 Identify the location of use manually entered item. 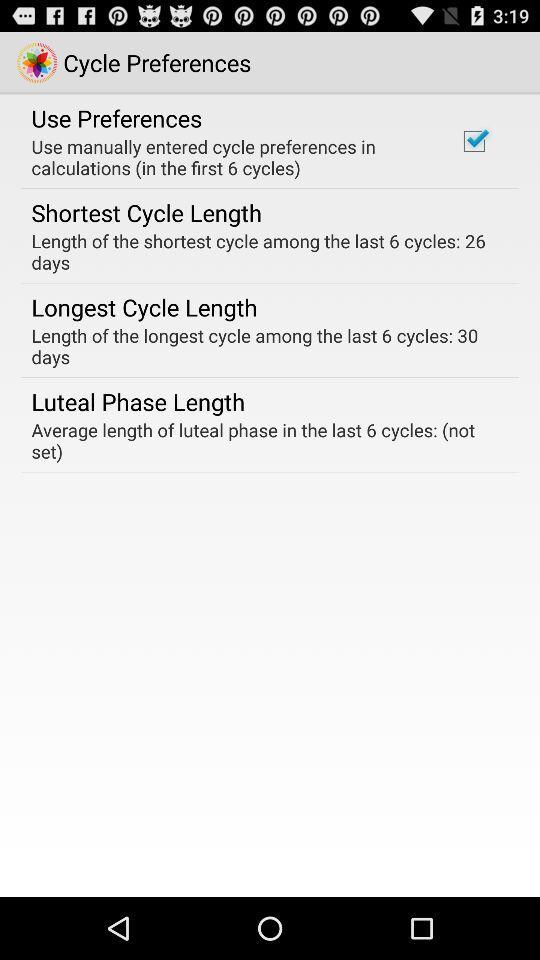
(230, 156).